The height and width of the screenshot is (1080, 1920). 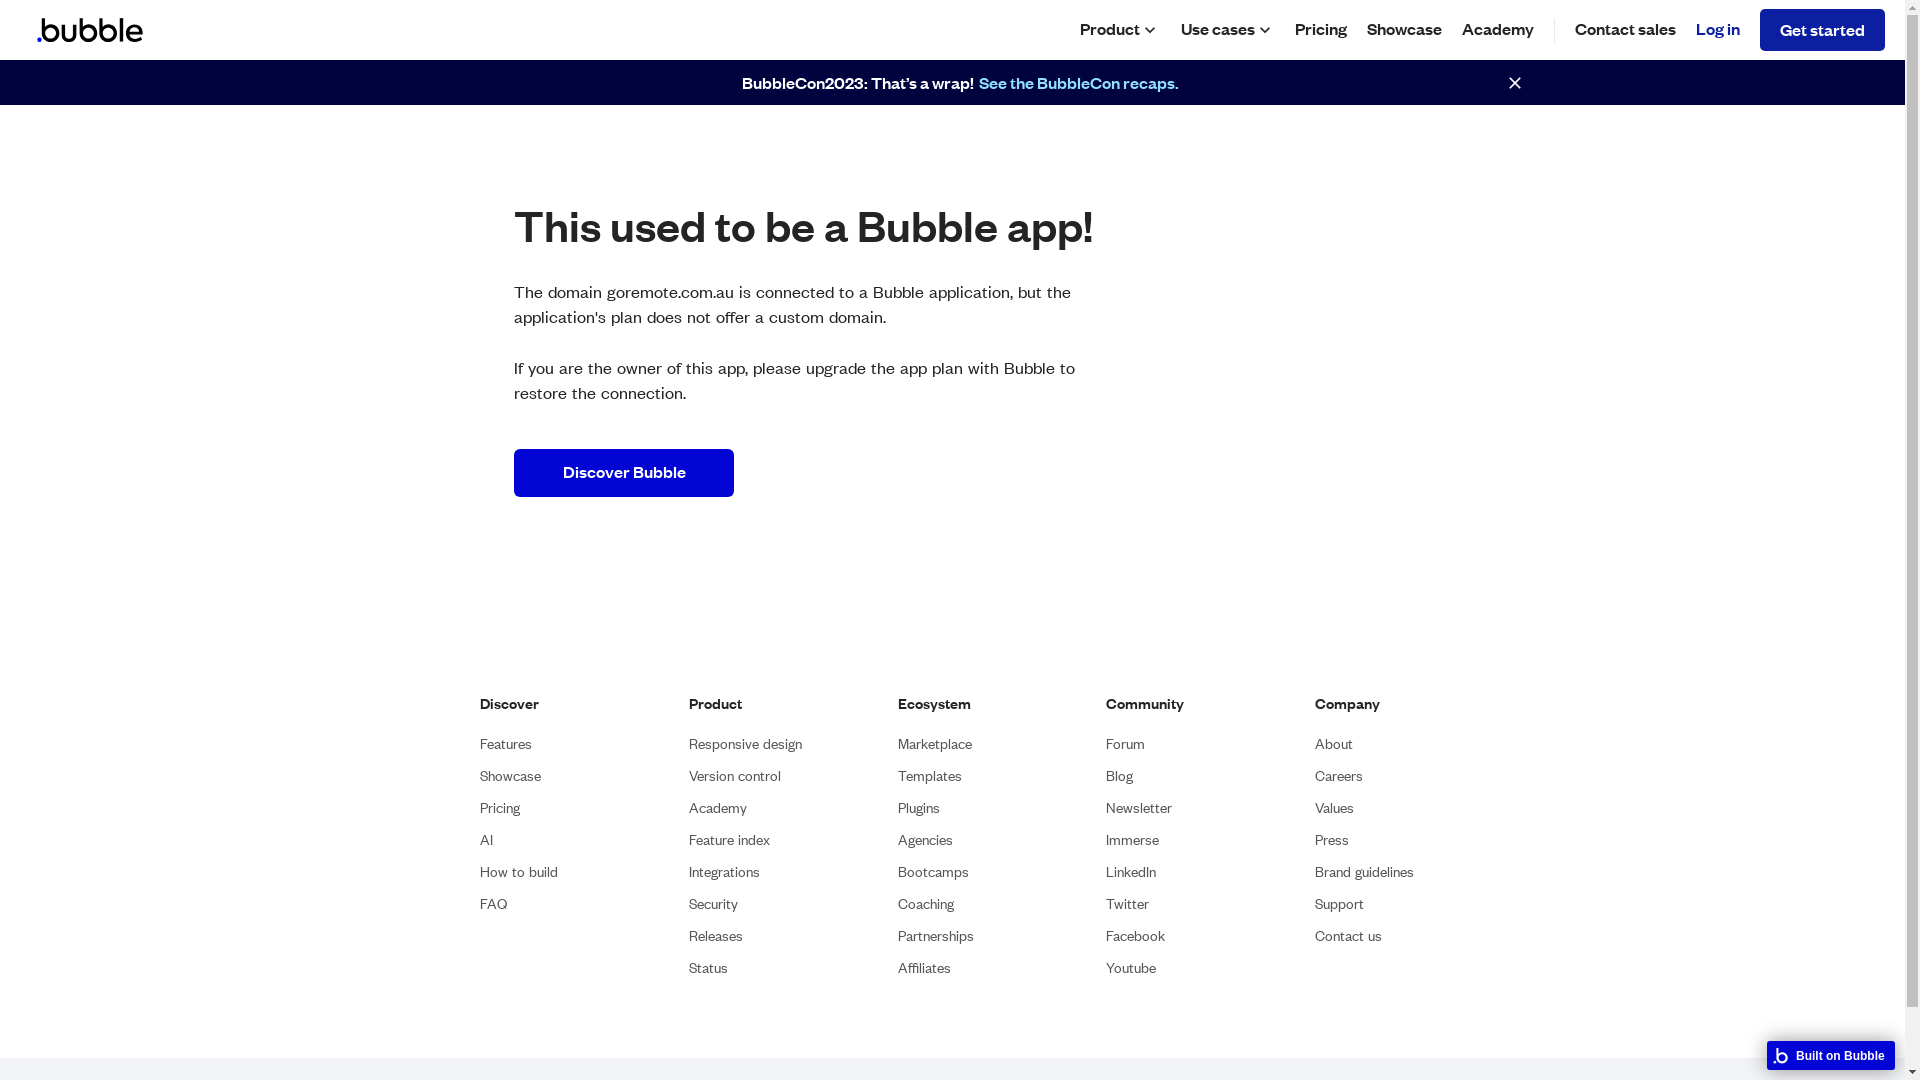 What do you see at coordinates (1822, 30) in the screenshot?
I see `'Get started'` at bounding box center [1822, 30].